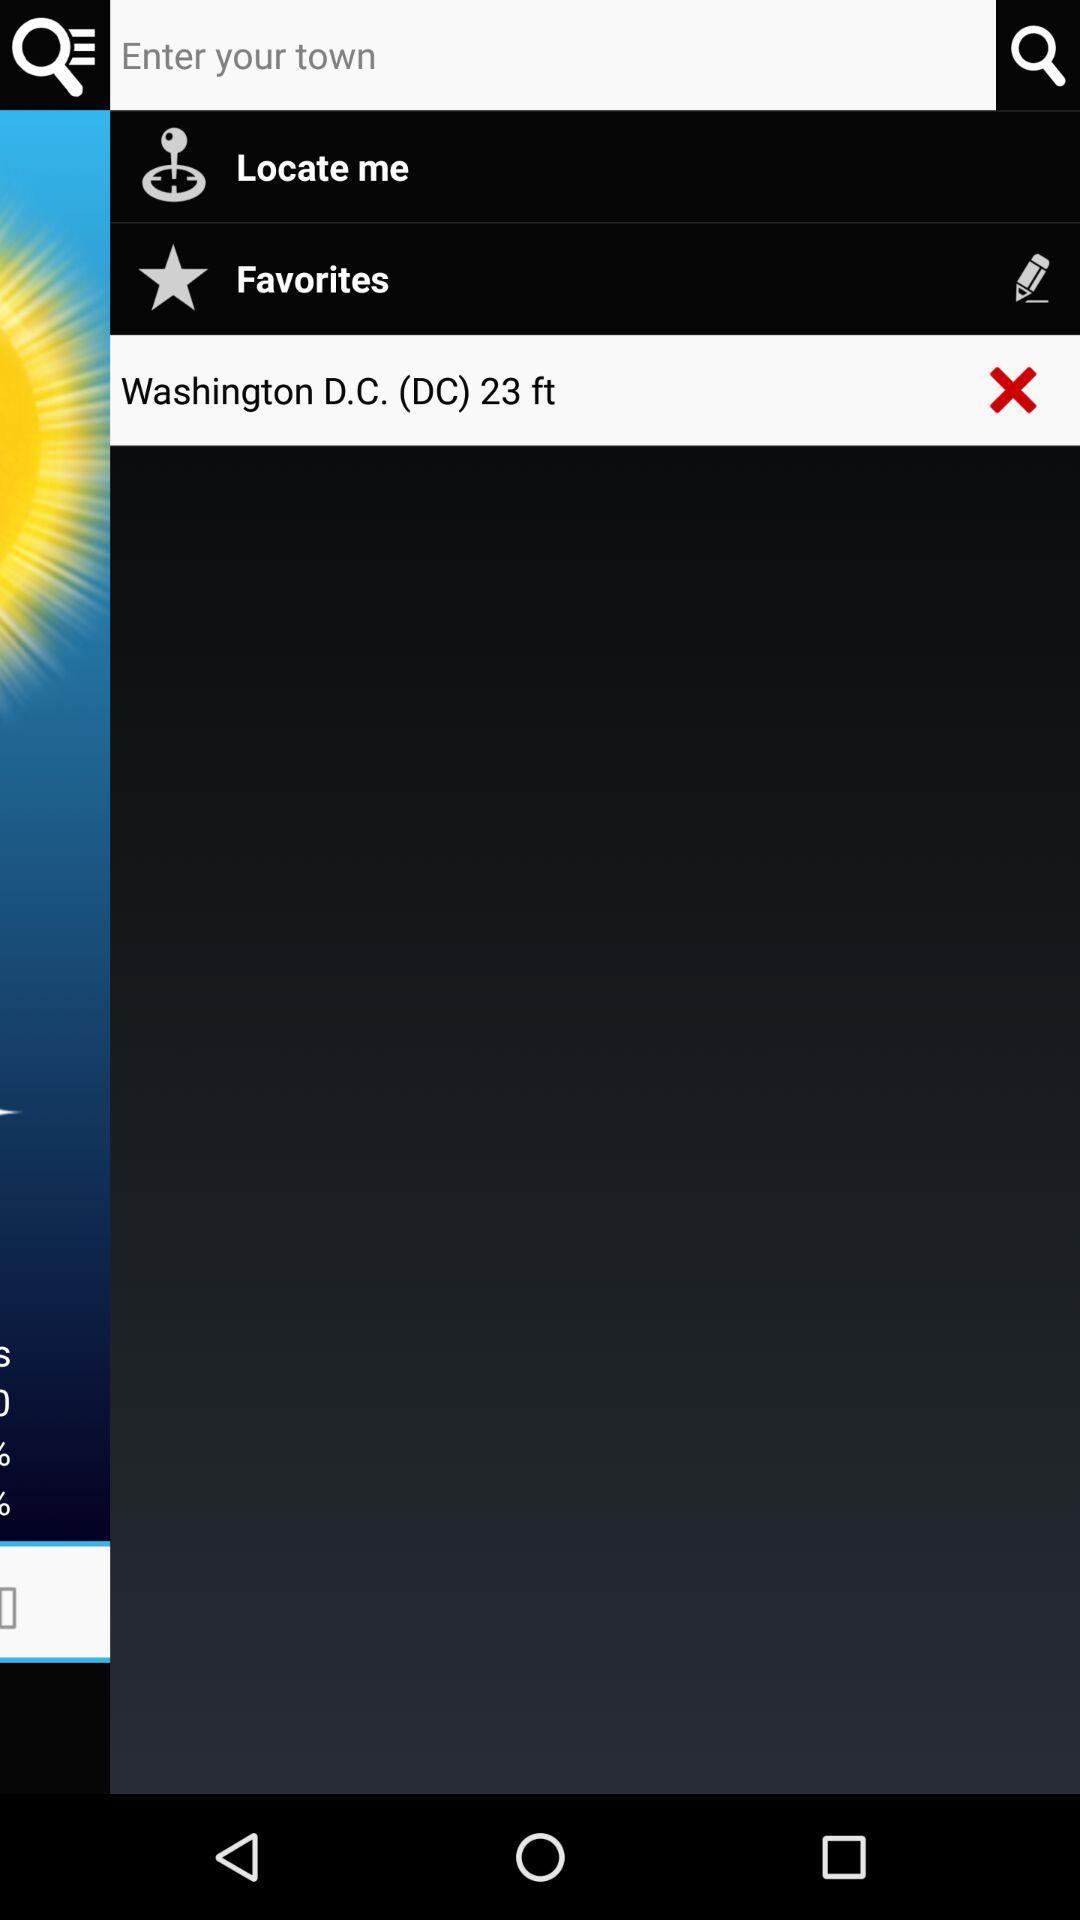 This screenshot has height=1920, width=1080. What do you see at coordinates (54, 55) in the screenshot?
I see `searching` at bounding box center [54, 55].